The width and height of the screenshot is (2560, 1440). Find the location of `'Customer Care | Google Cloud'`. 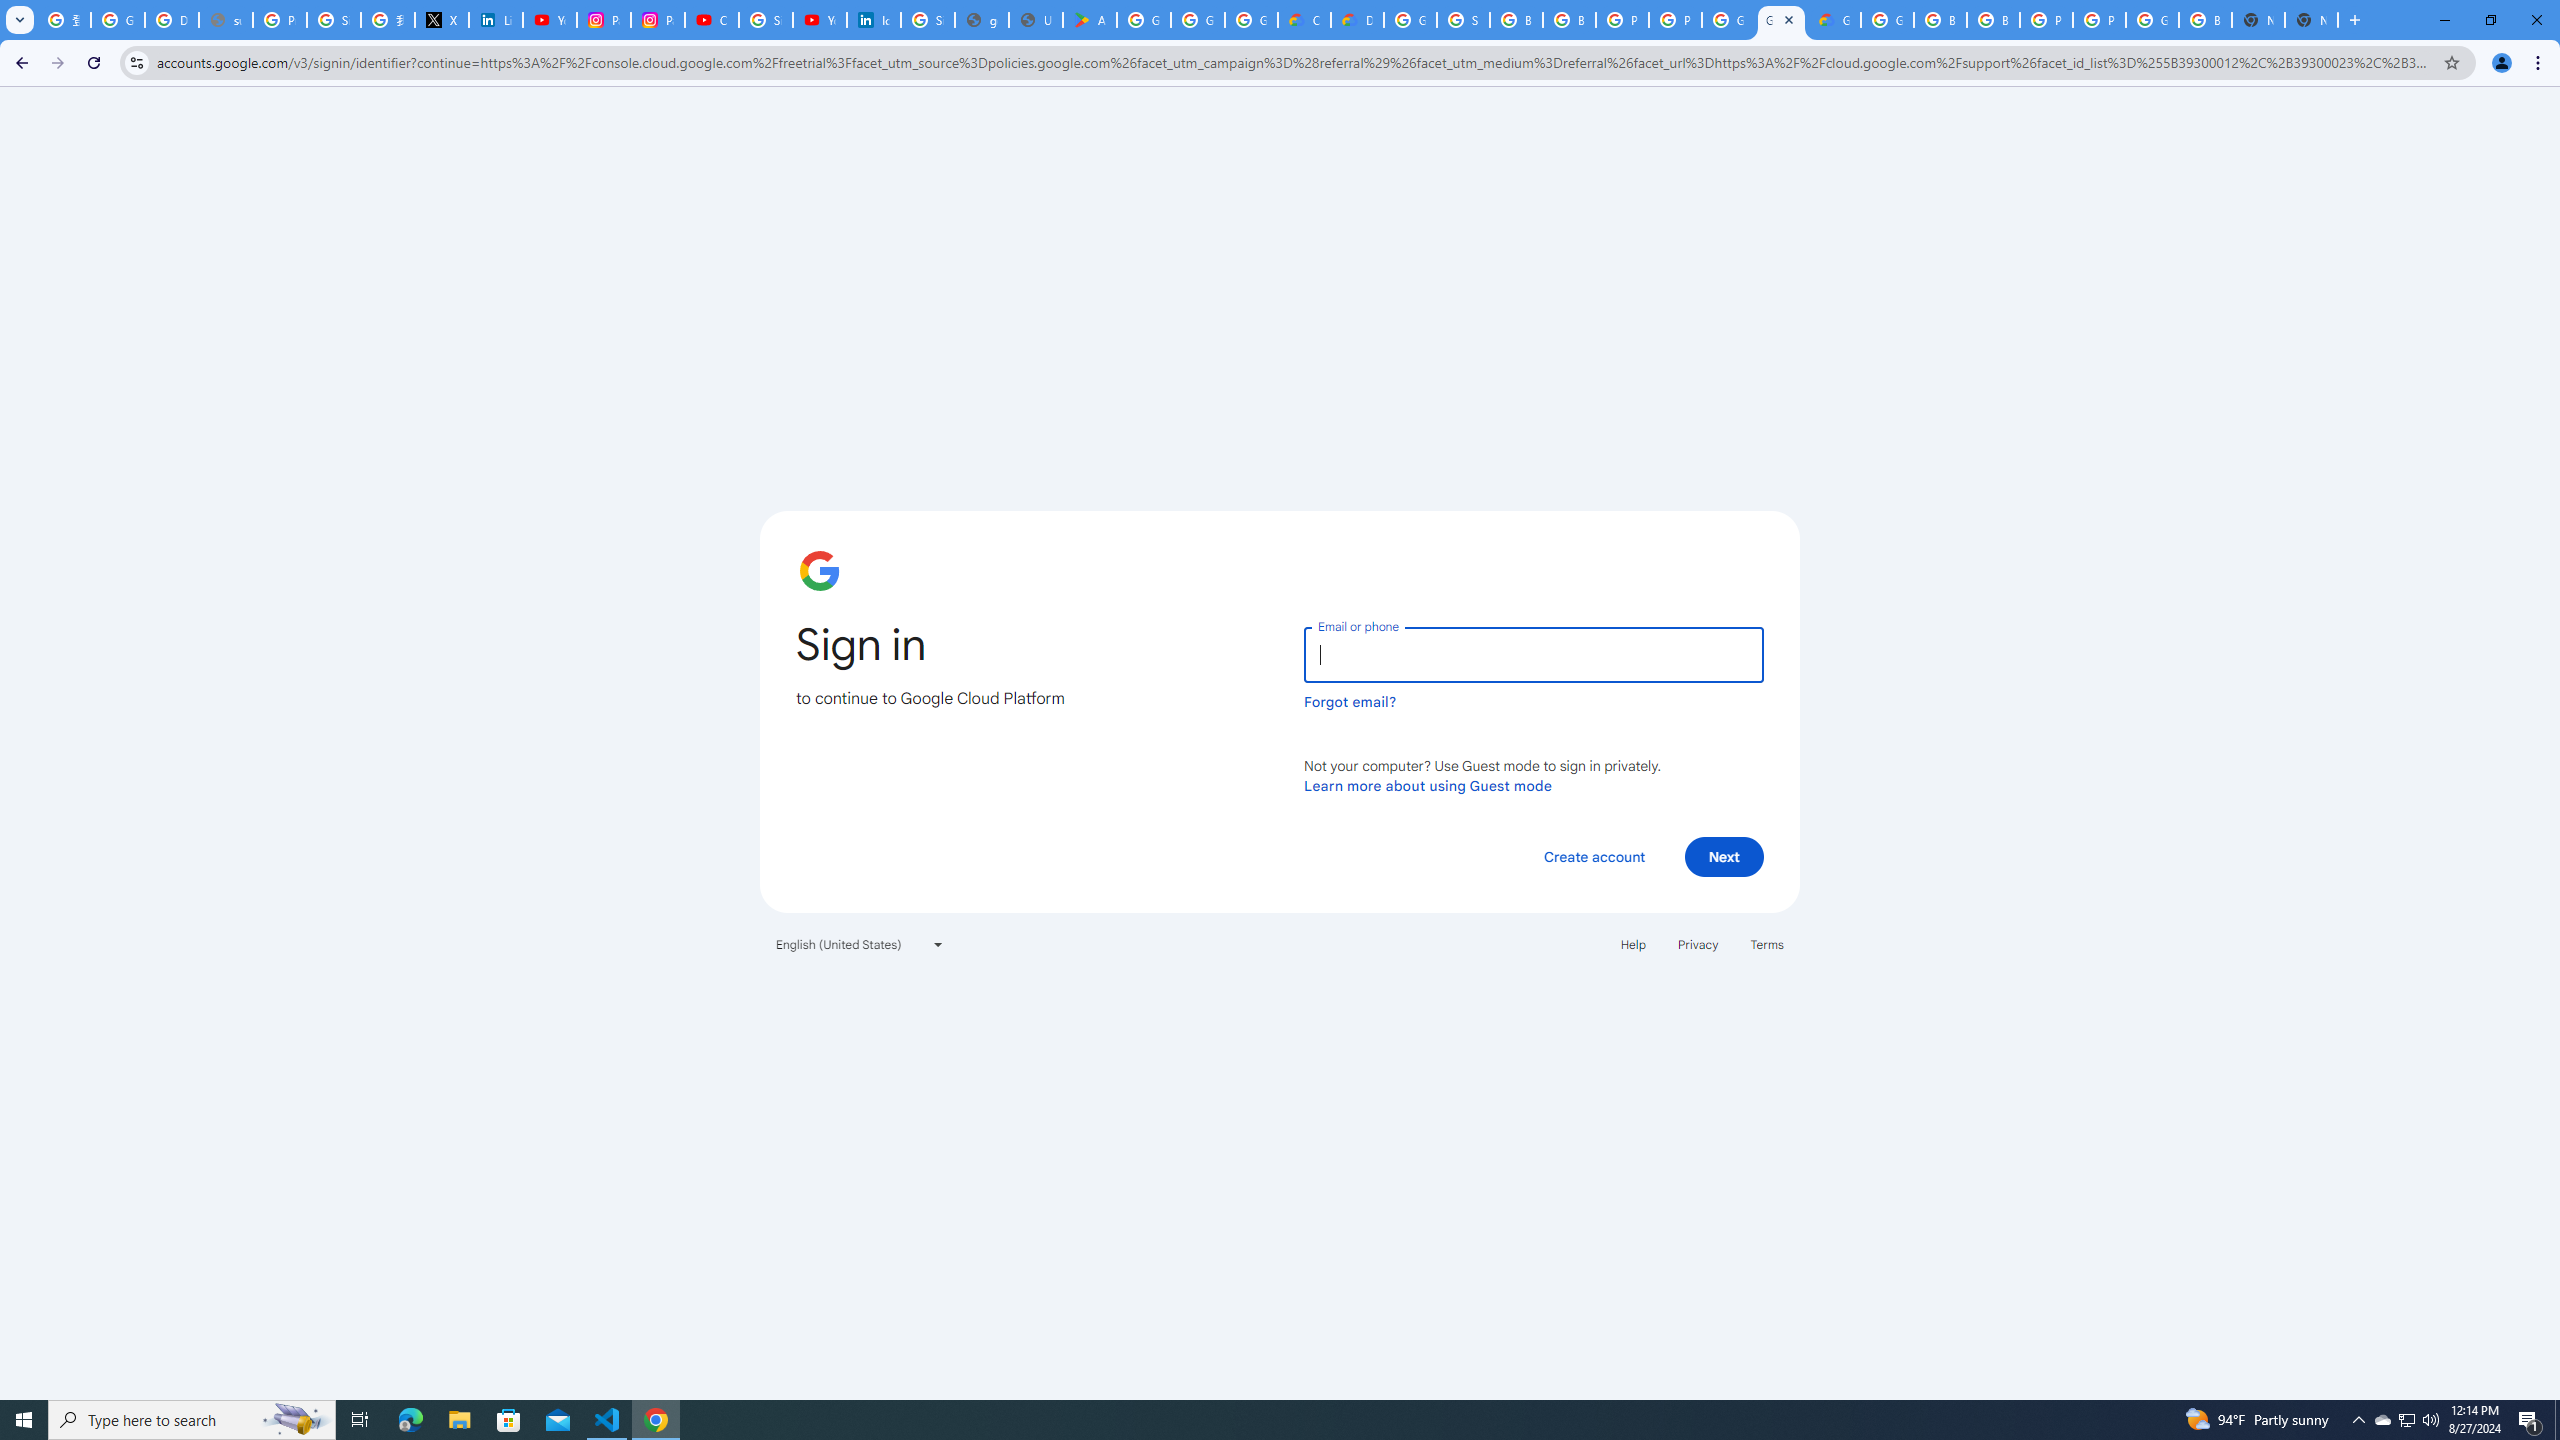

'Customer Care | Google Cloud' is located at coordinates (1304, 19).